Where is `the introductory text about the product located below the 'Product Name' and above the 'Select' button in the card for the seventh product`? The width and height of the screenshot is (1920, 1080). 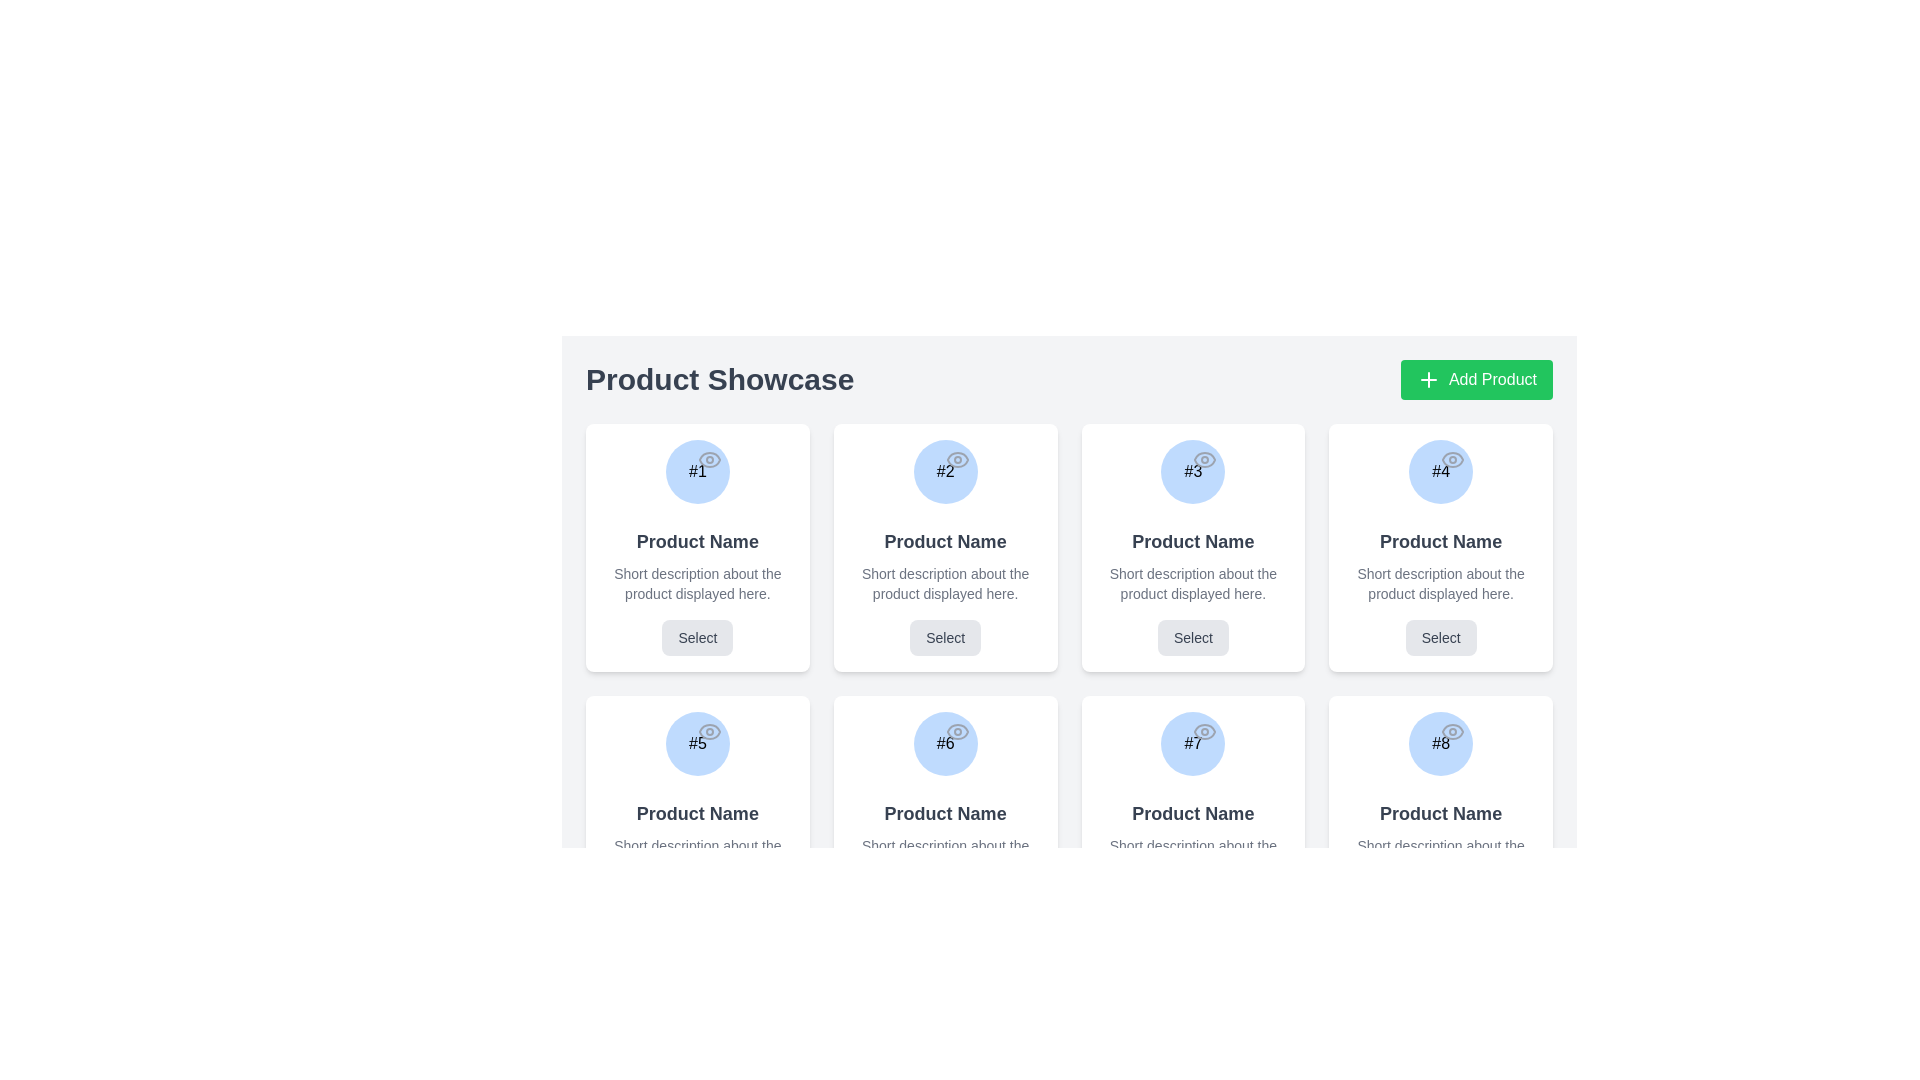
the introductory text about the product located below the 'Product Name' and above the 'Select' button in the card for the seventh product is located at coordinates (1193, 855).